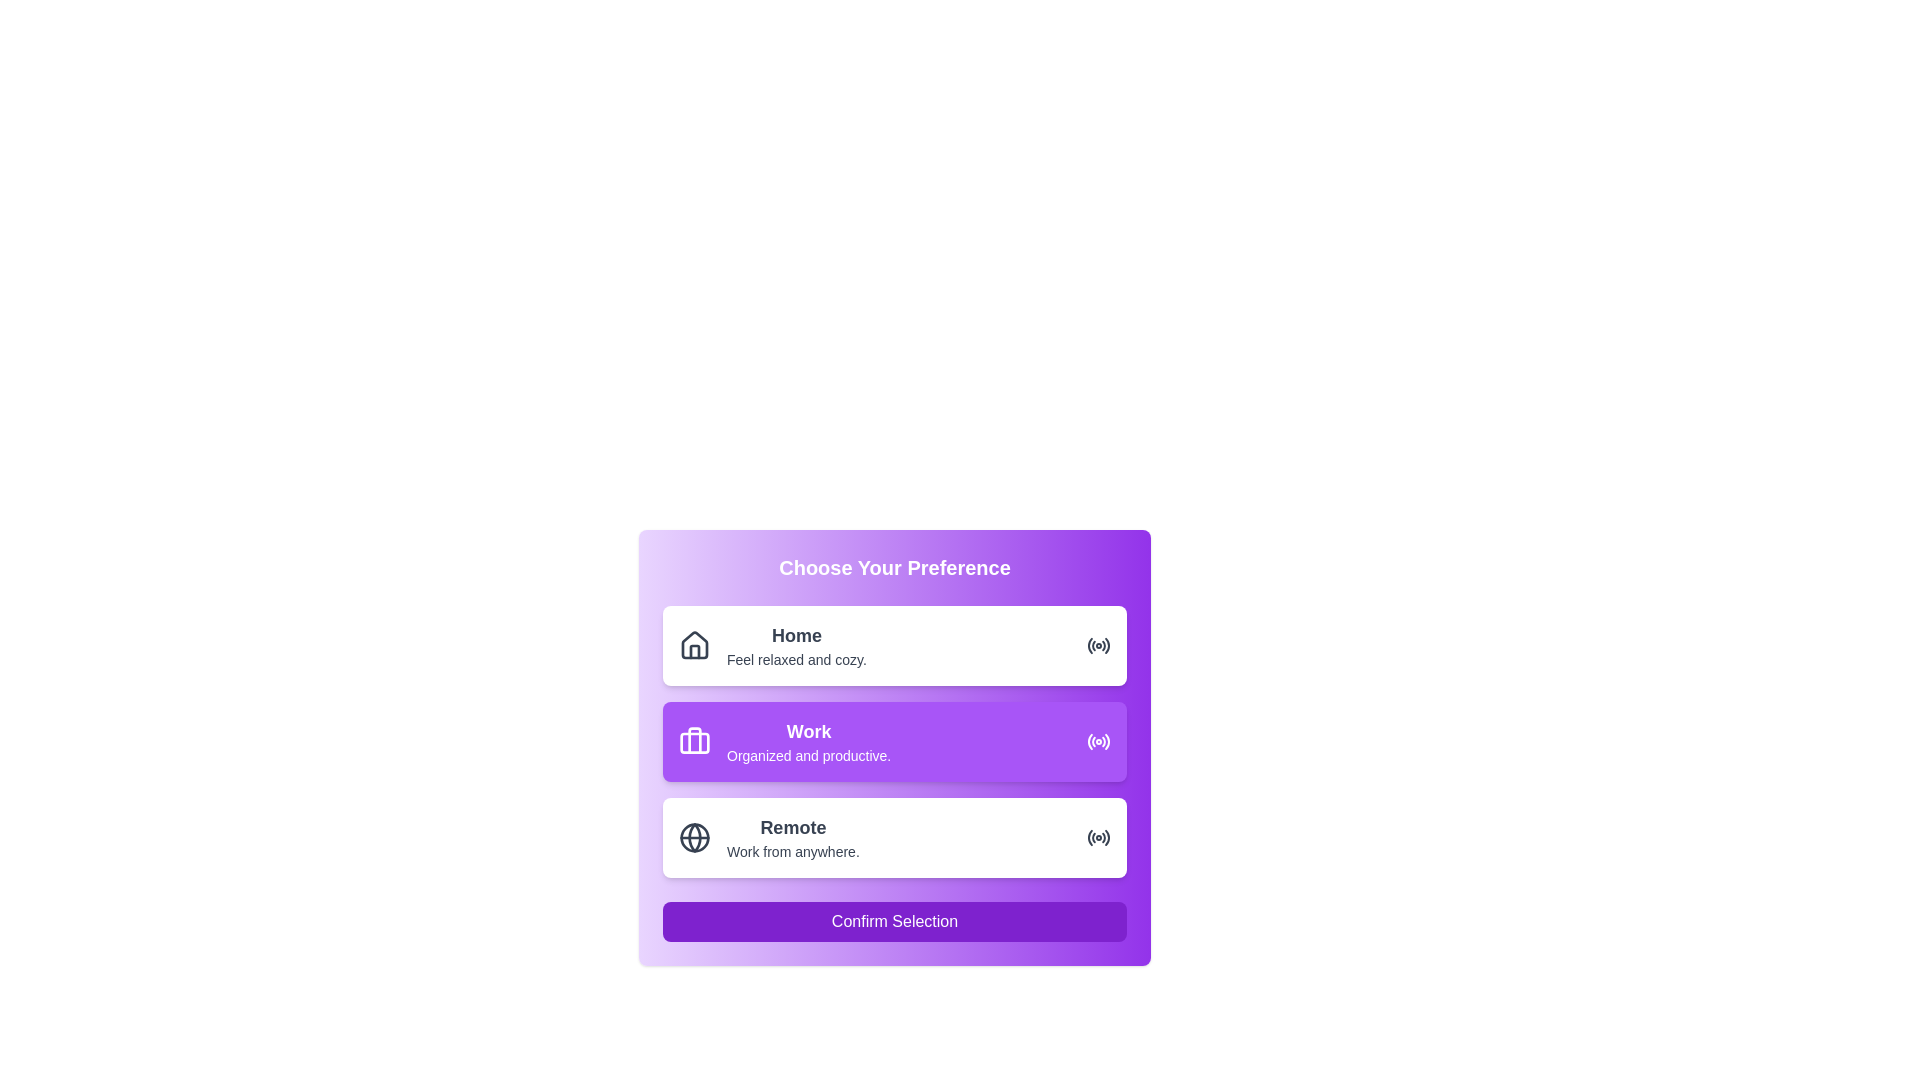 This screenshot has height=1080, width=1920. Describe the element at coordinates (1098, 741) in the screenshot. I see `the icon-based indicator representing the active state of the 'Work' option, located at the extreme right end of the second row within the card labeled 'Work - Organized and productive.'` at that location.